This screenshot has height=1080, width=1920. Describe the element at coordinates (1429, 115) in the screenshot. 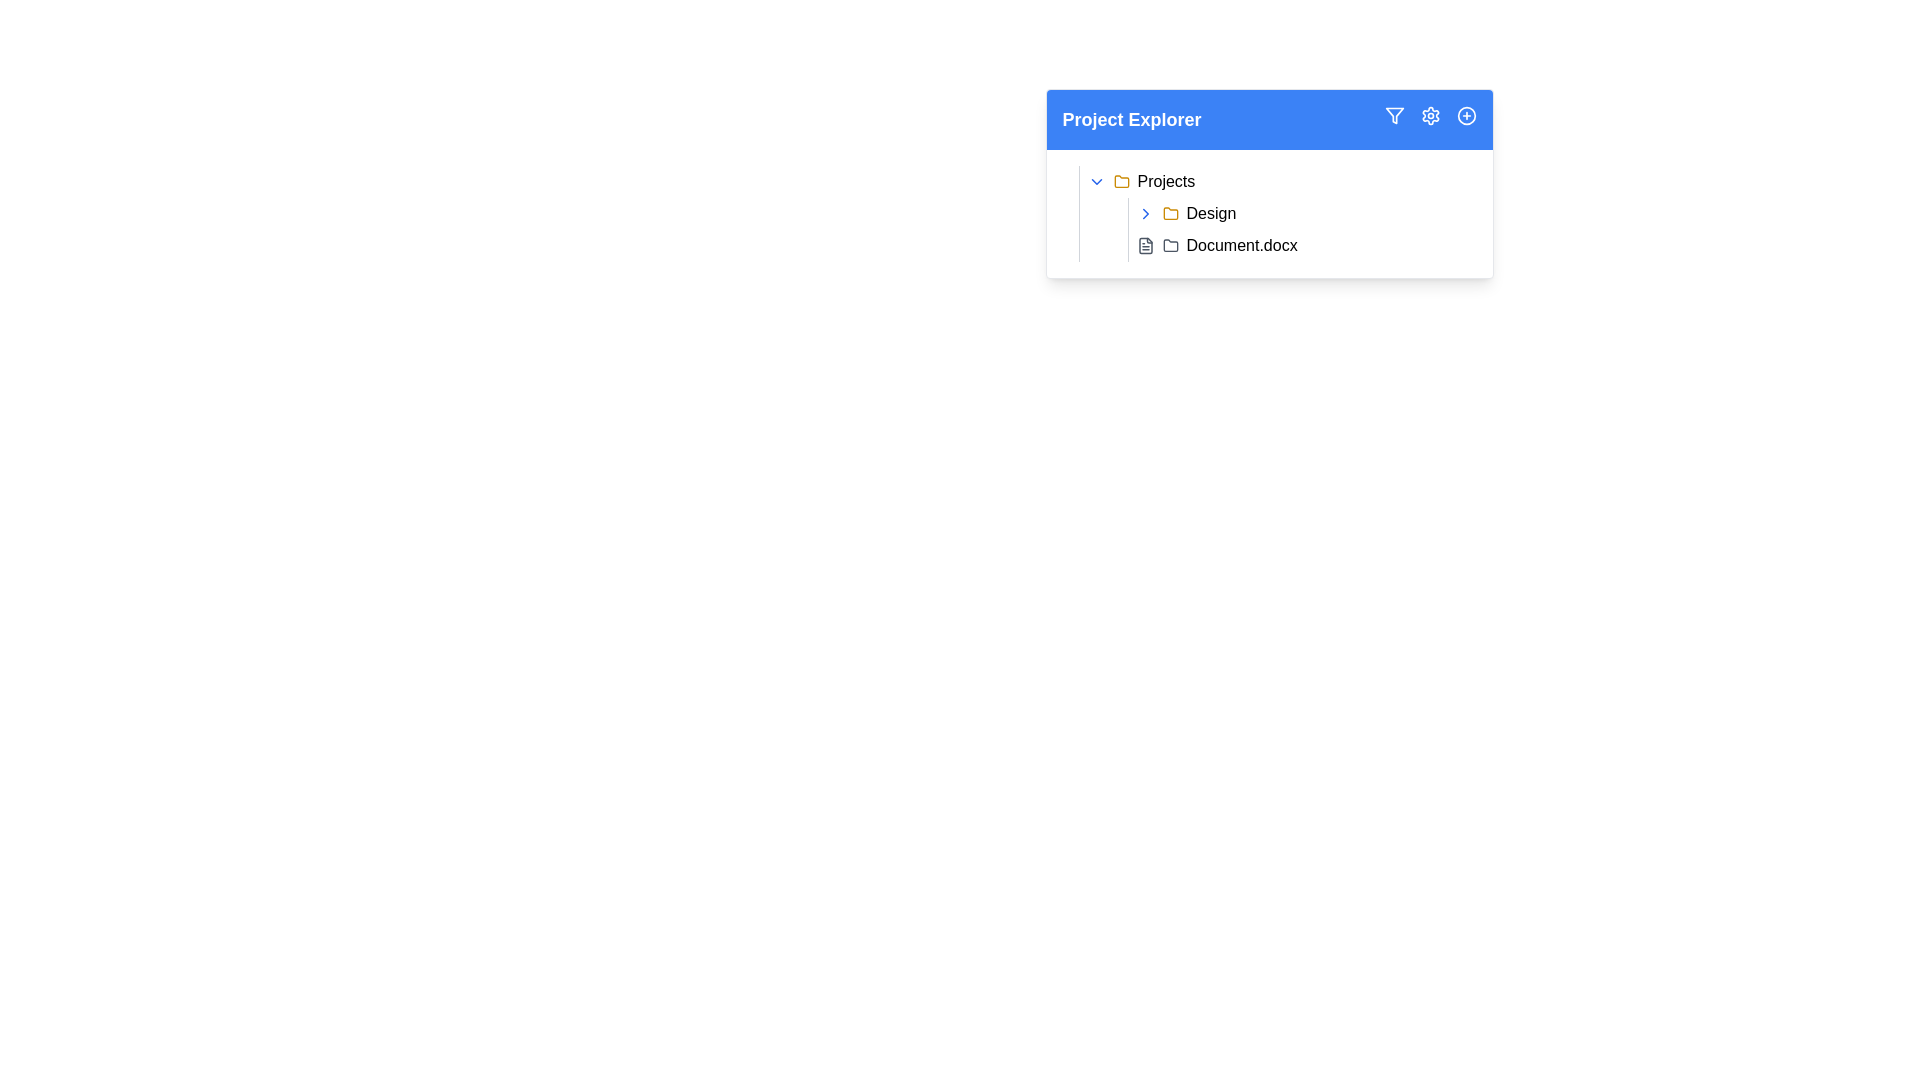

I see `the gear-shaped icon representing application settings located in the upper right corner of the blue 'Project Explorer' title bar` at that location.